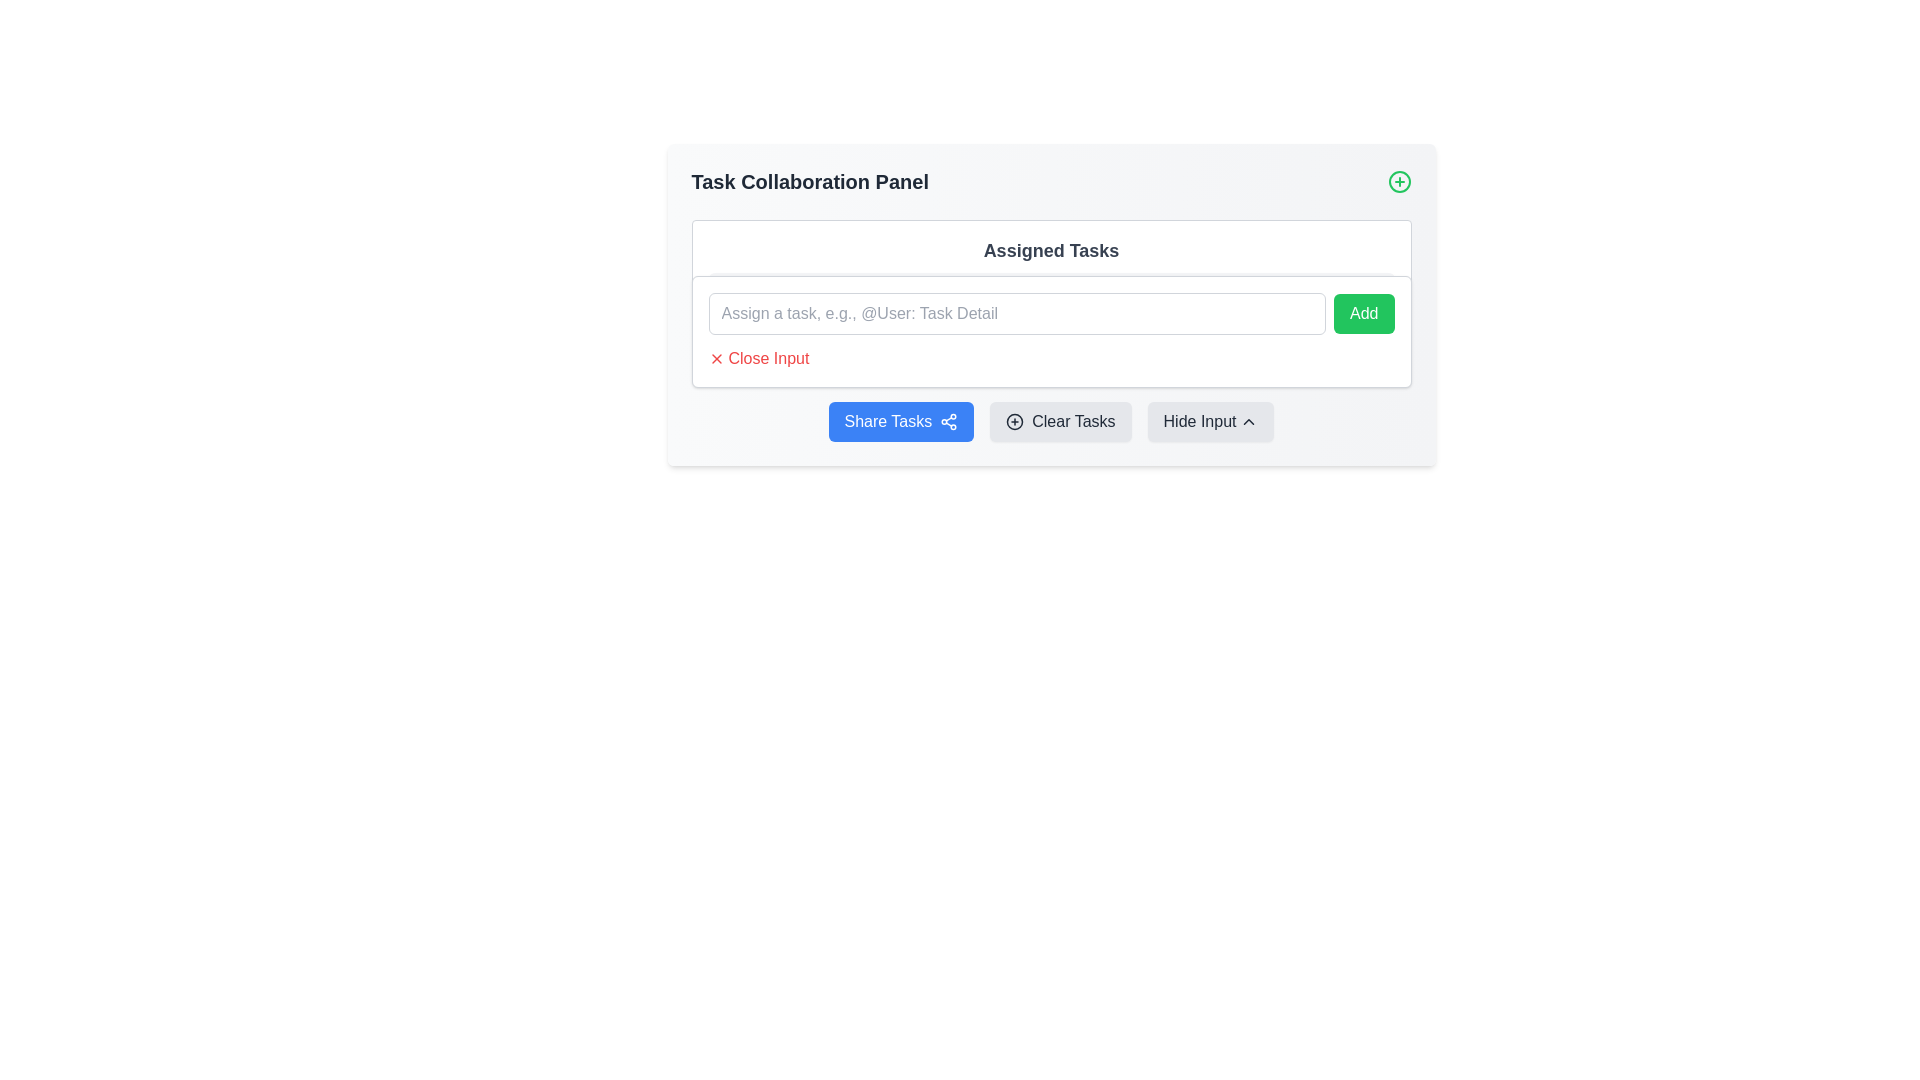 This screenshot has width=1920, height=1080. I want to click on the small, red-colored 'X' icon located to the left of the text 'Close Input' in the 'Assigned Tasks' section, so click(716, 357).